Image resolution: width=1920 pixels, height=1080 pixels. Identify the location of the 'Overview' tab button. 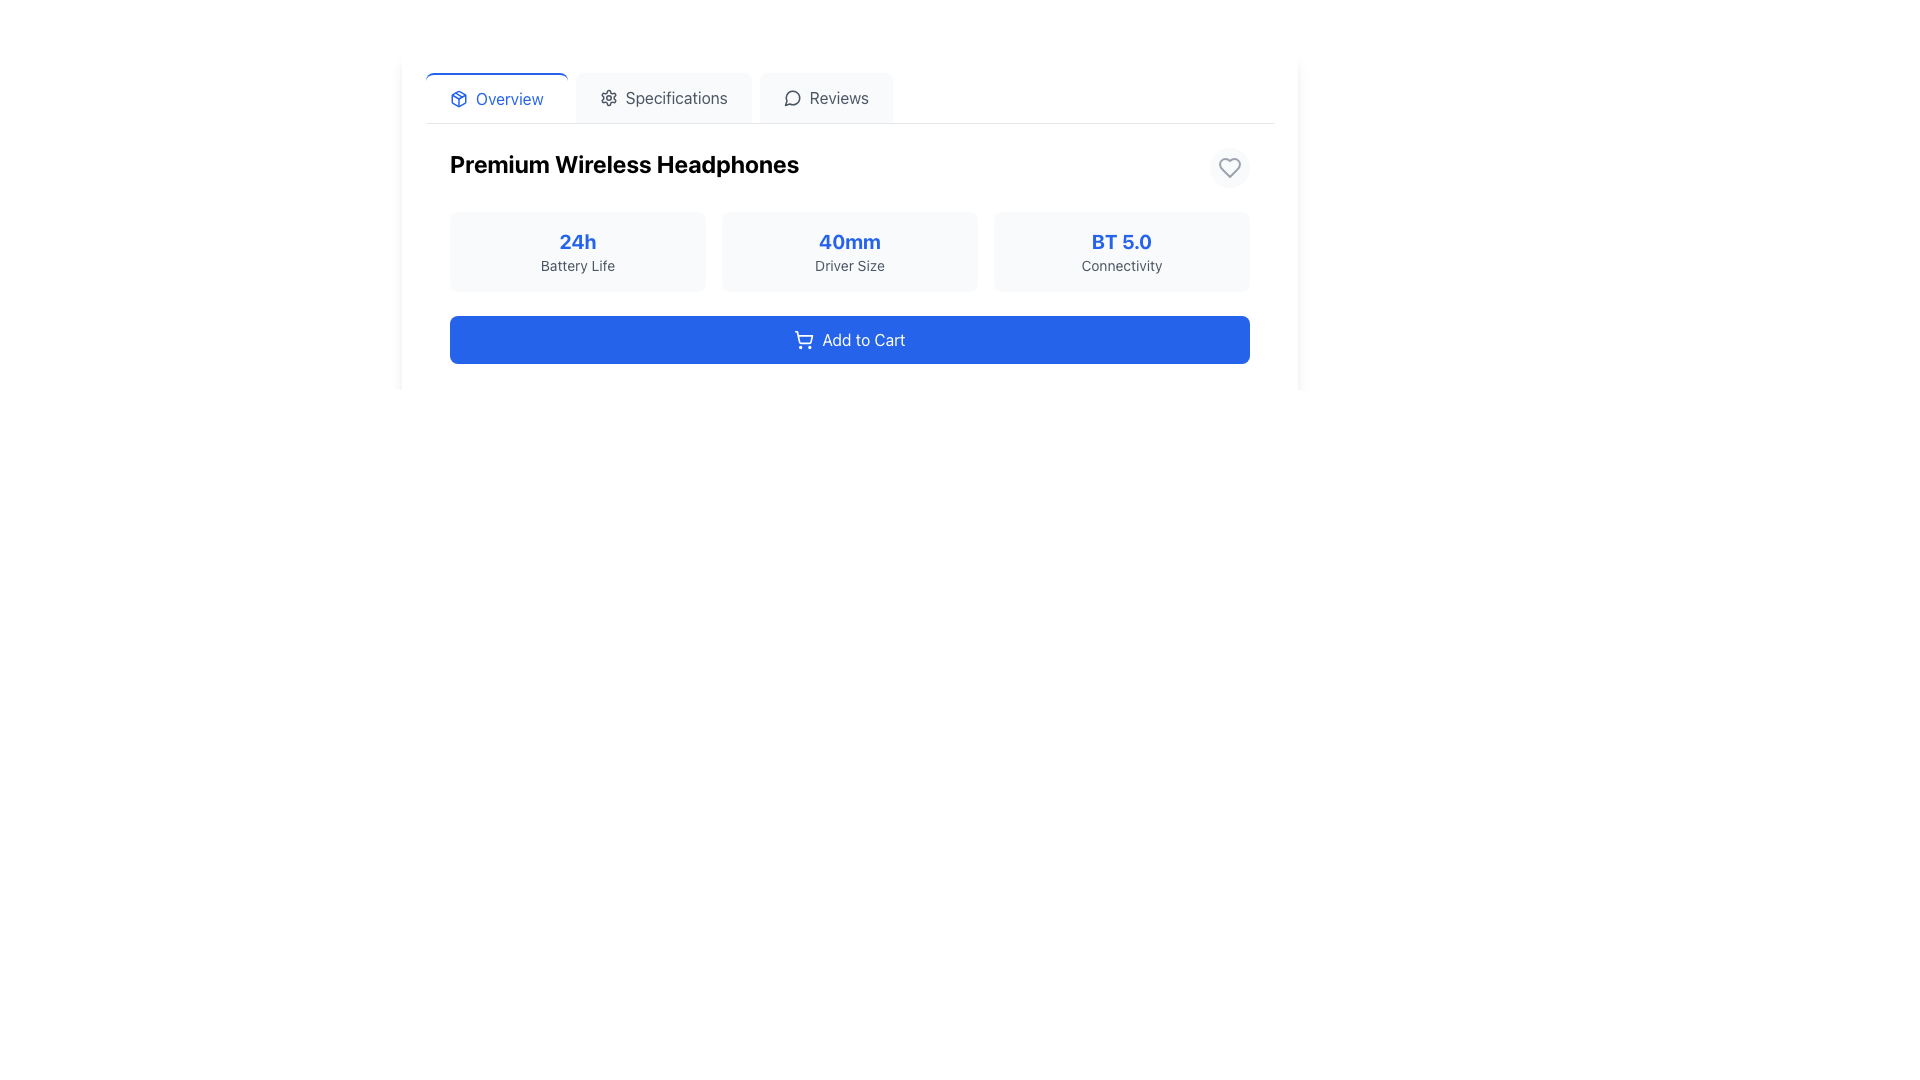
(496, 97).